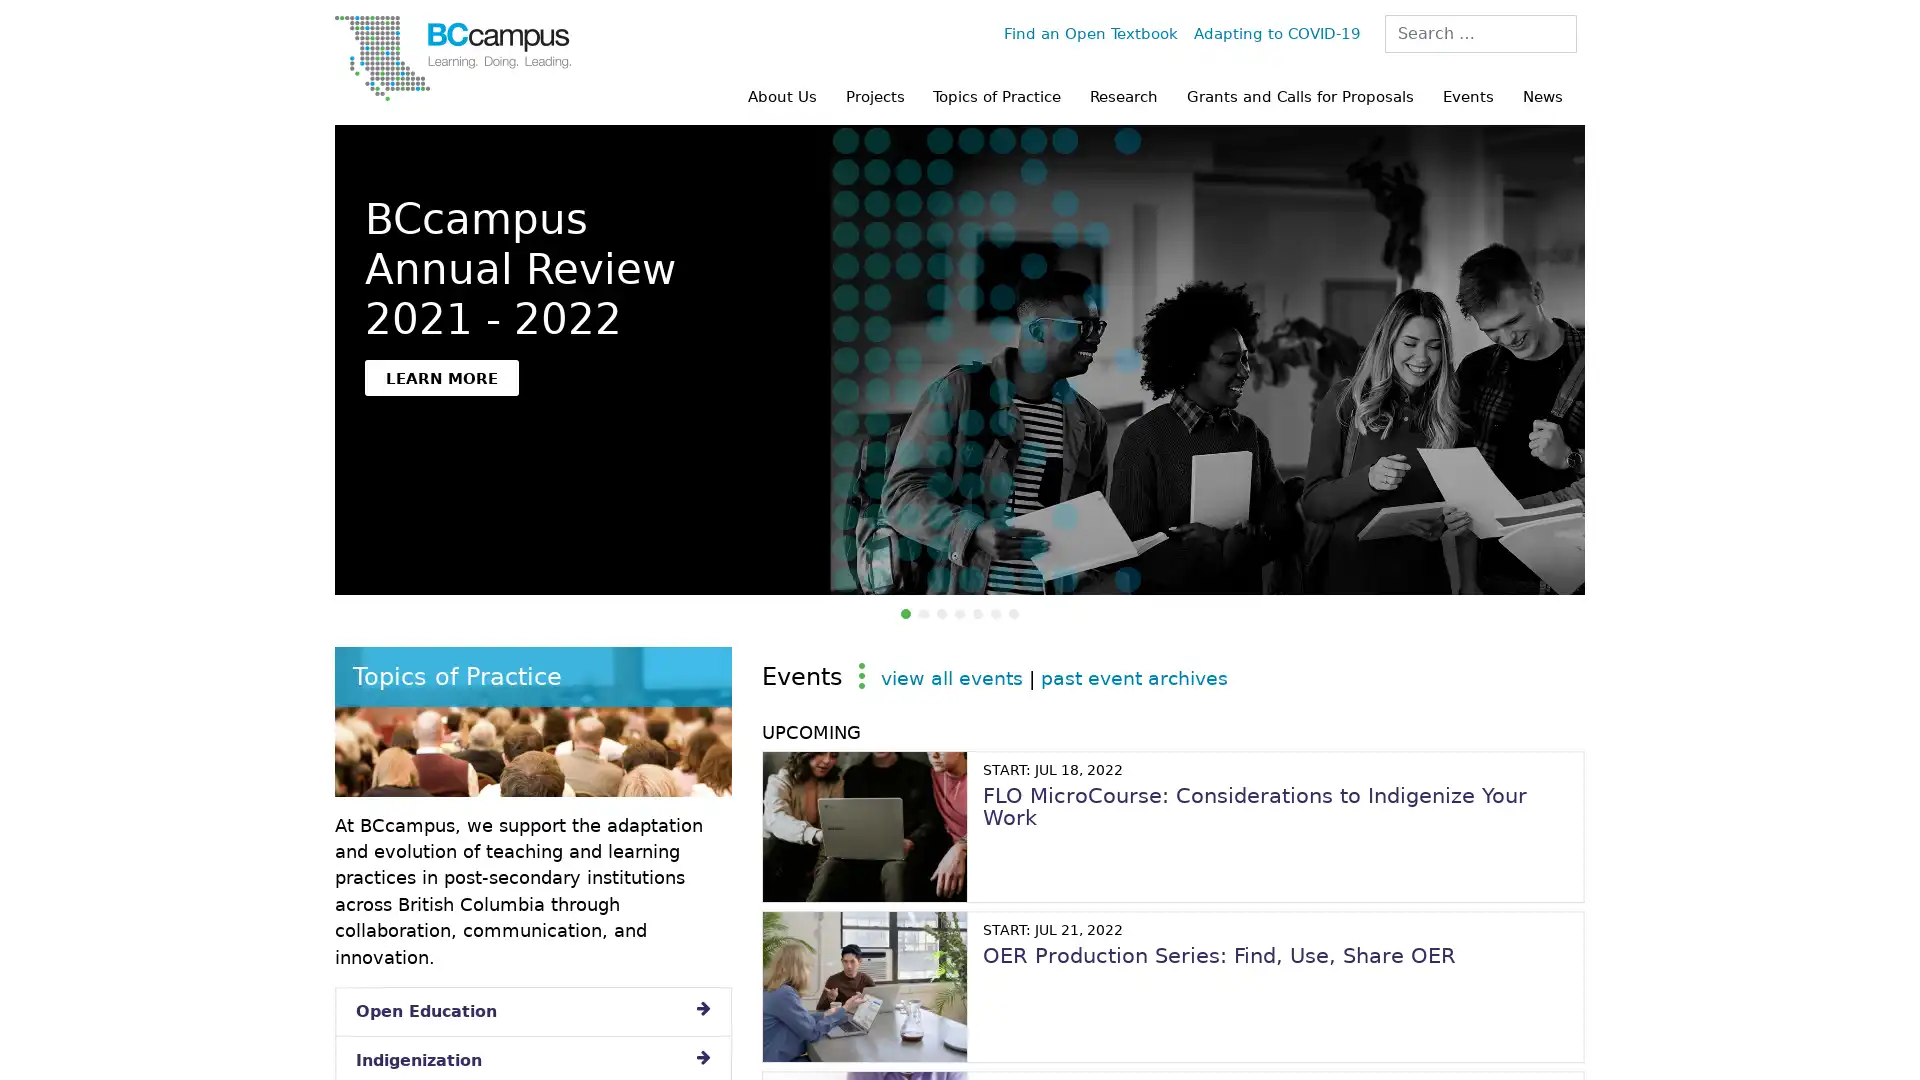 The height and width of the screenshot is (1080, 1920). I want to click on Pulling Together: Indigenization, so click(978, 612).